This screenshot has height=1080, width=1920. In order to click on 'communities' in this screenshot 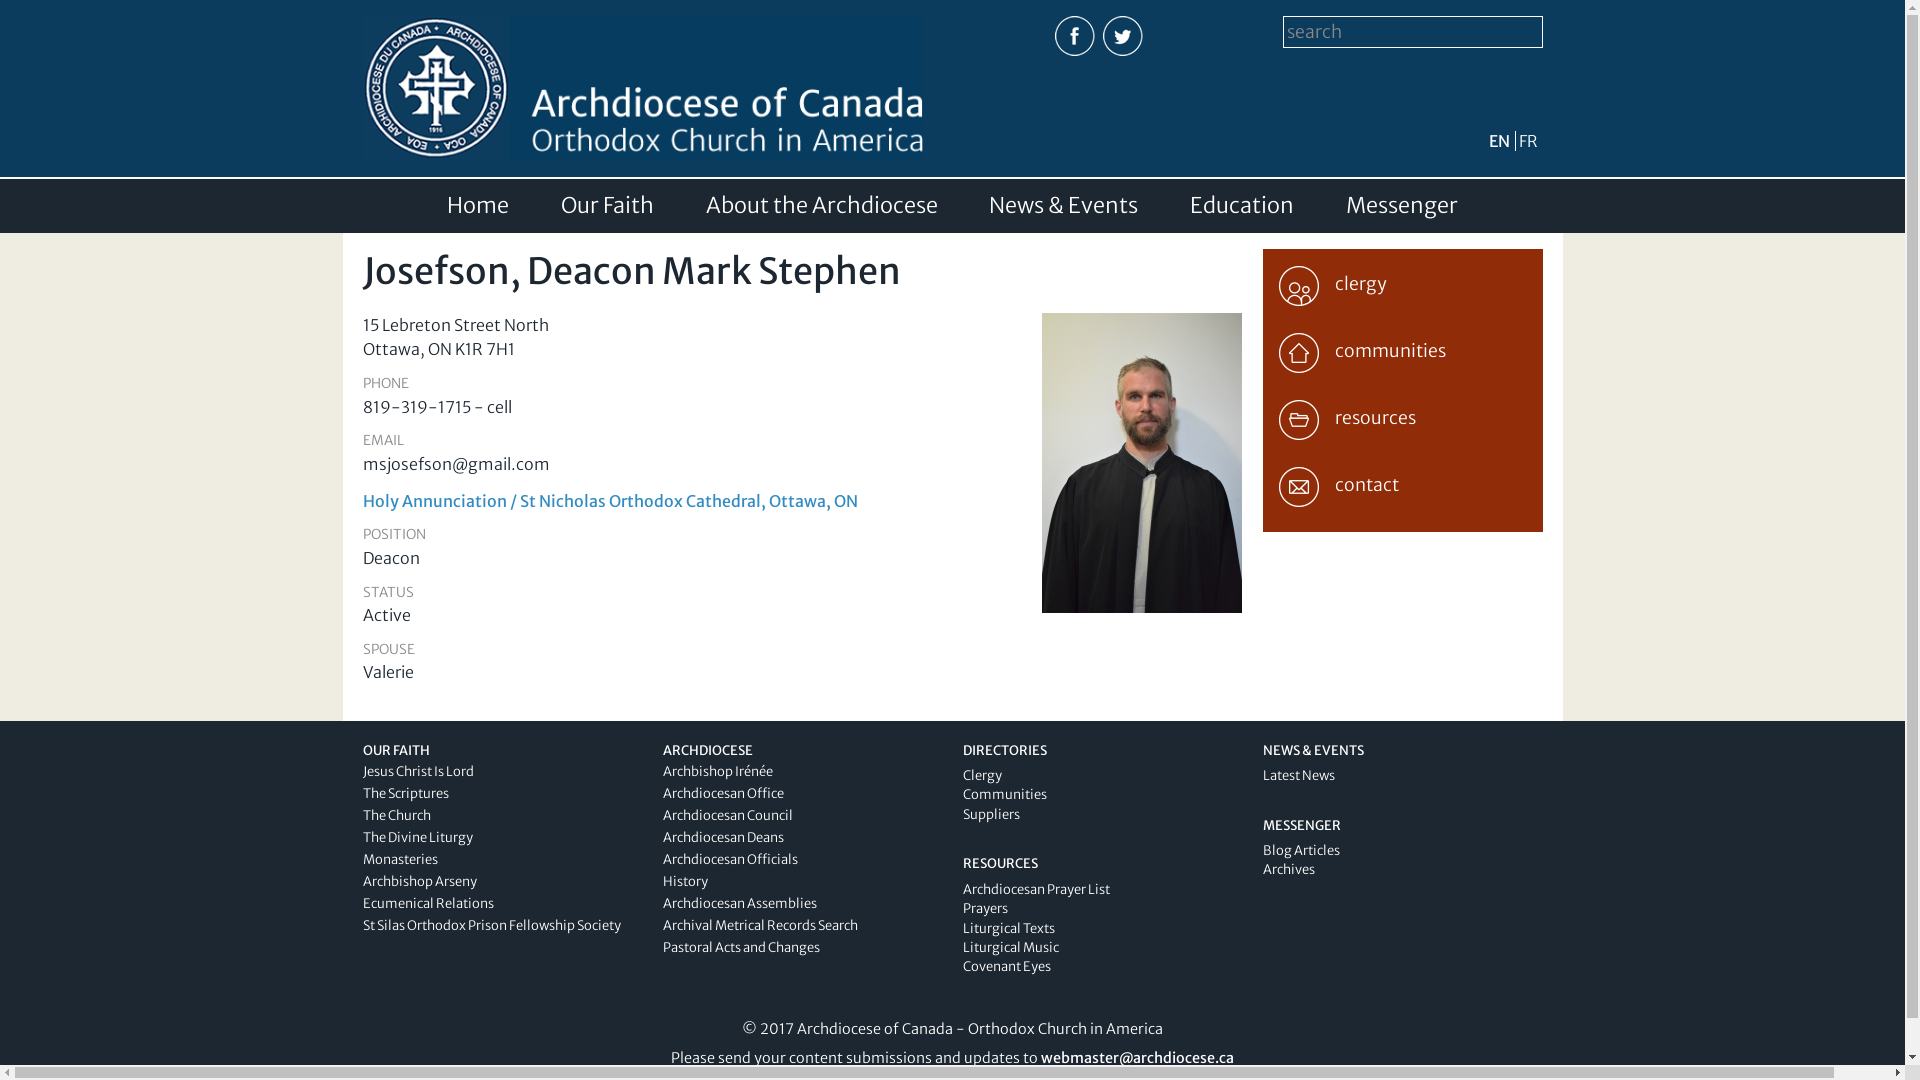, I will do `click(1400, 347)`.